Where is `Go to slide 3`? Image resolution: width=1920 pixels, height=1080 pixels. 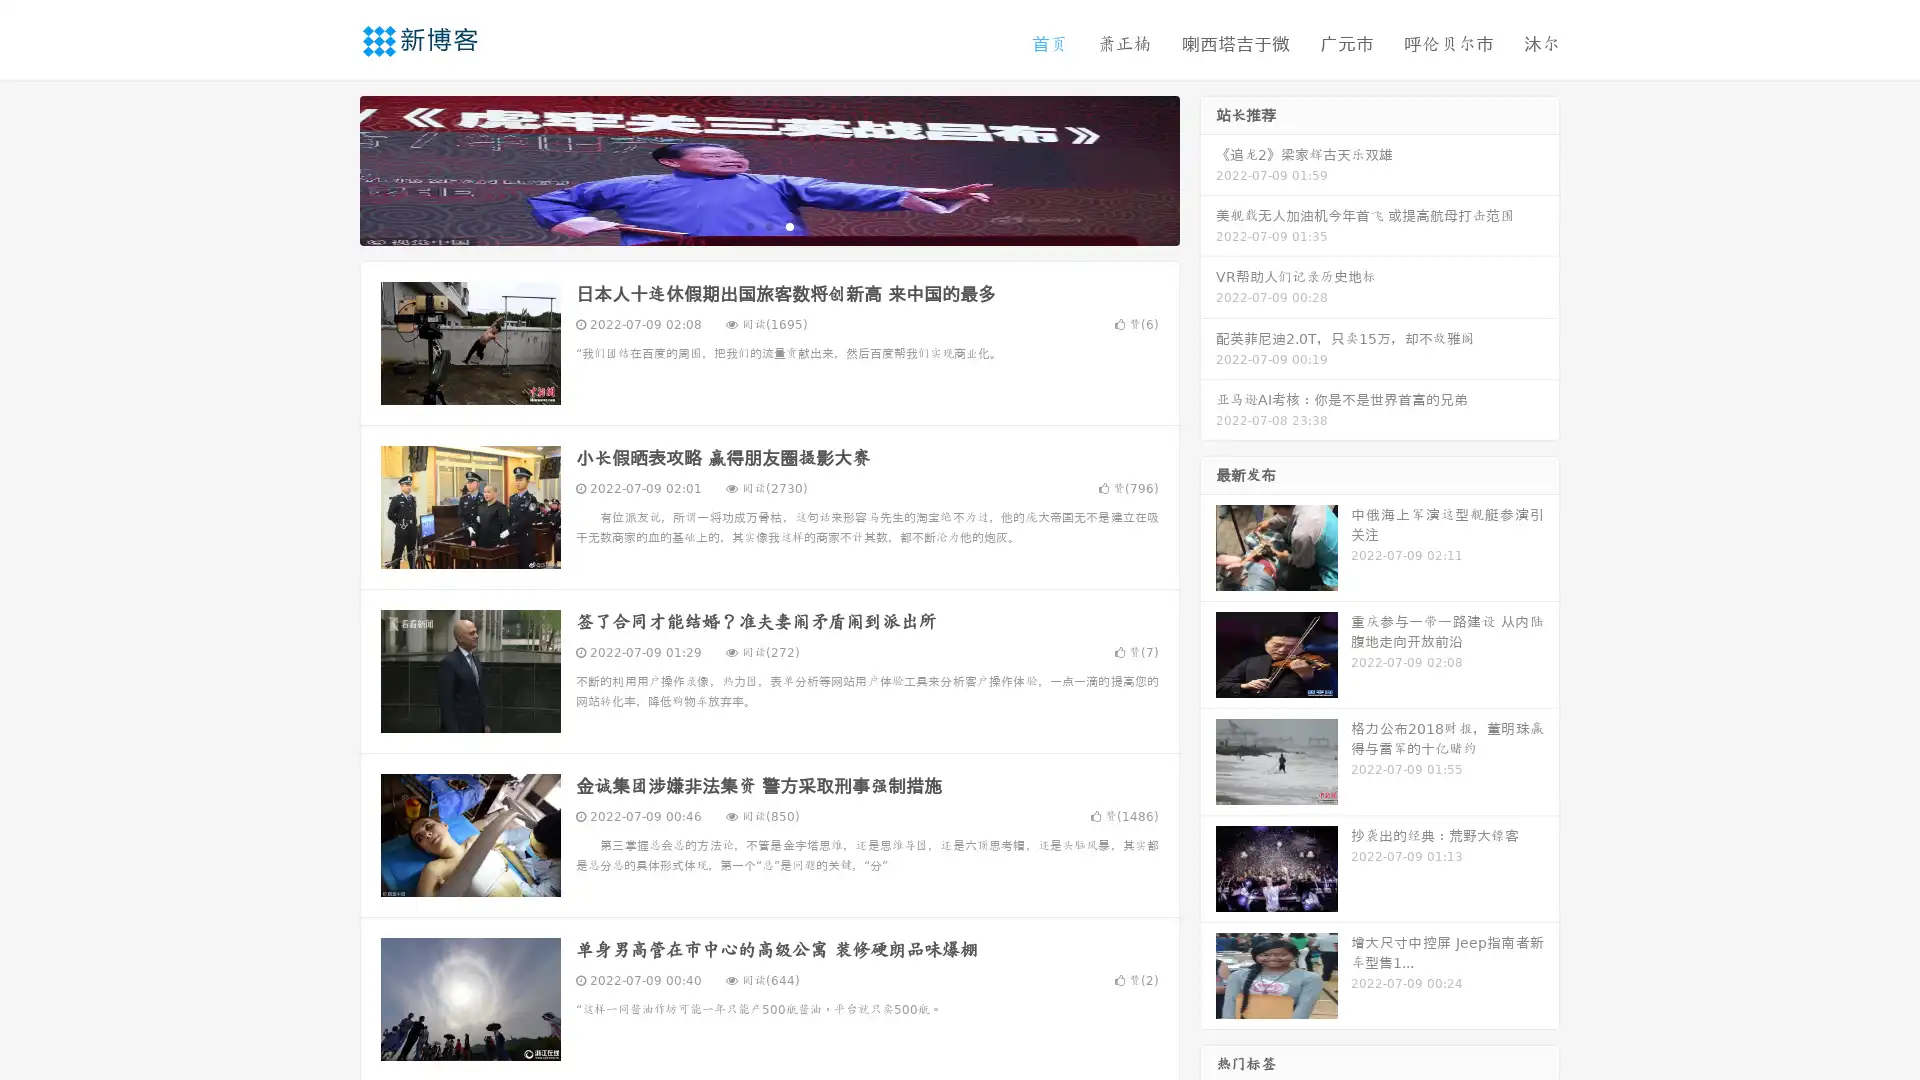
Go to slide 3 is located at coordinates (789, 225).